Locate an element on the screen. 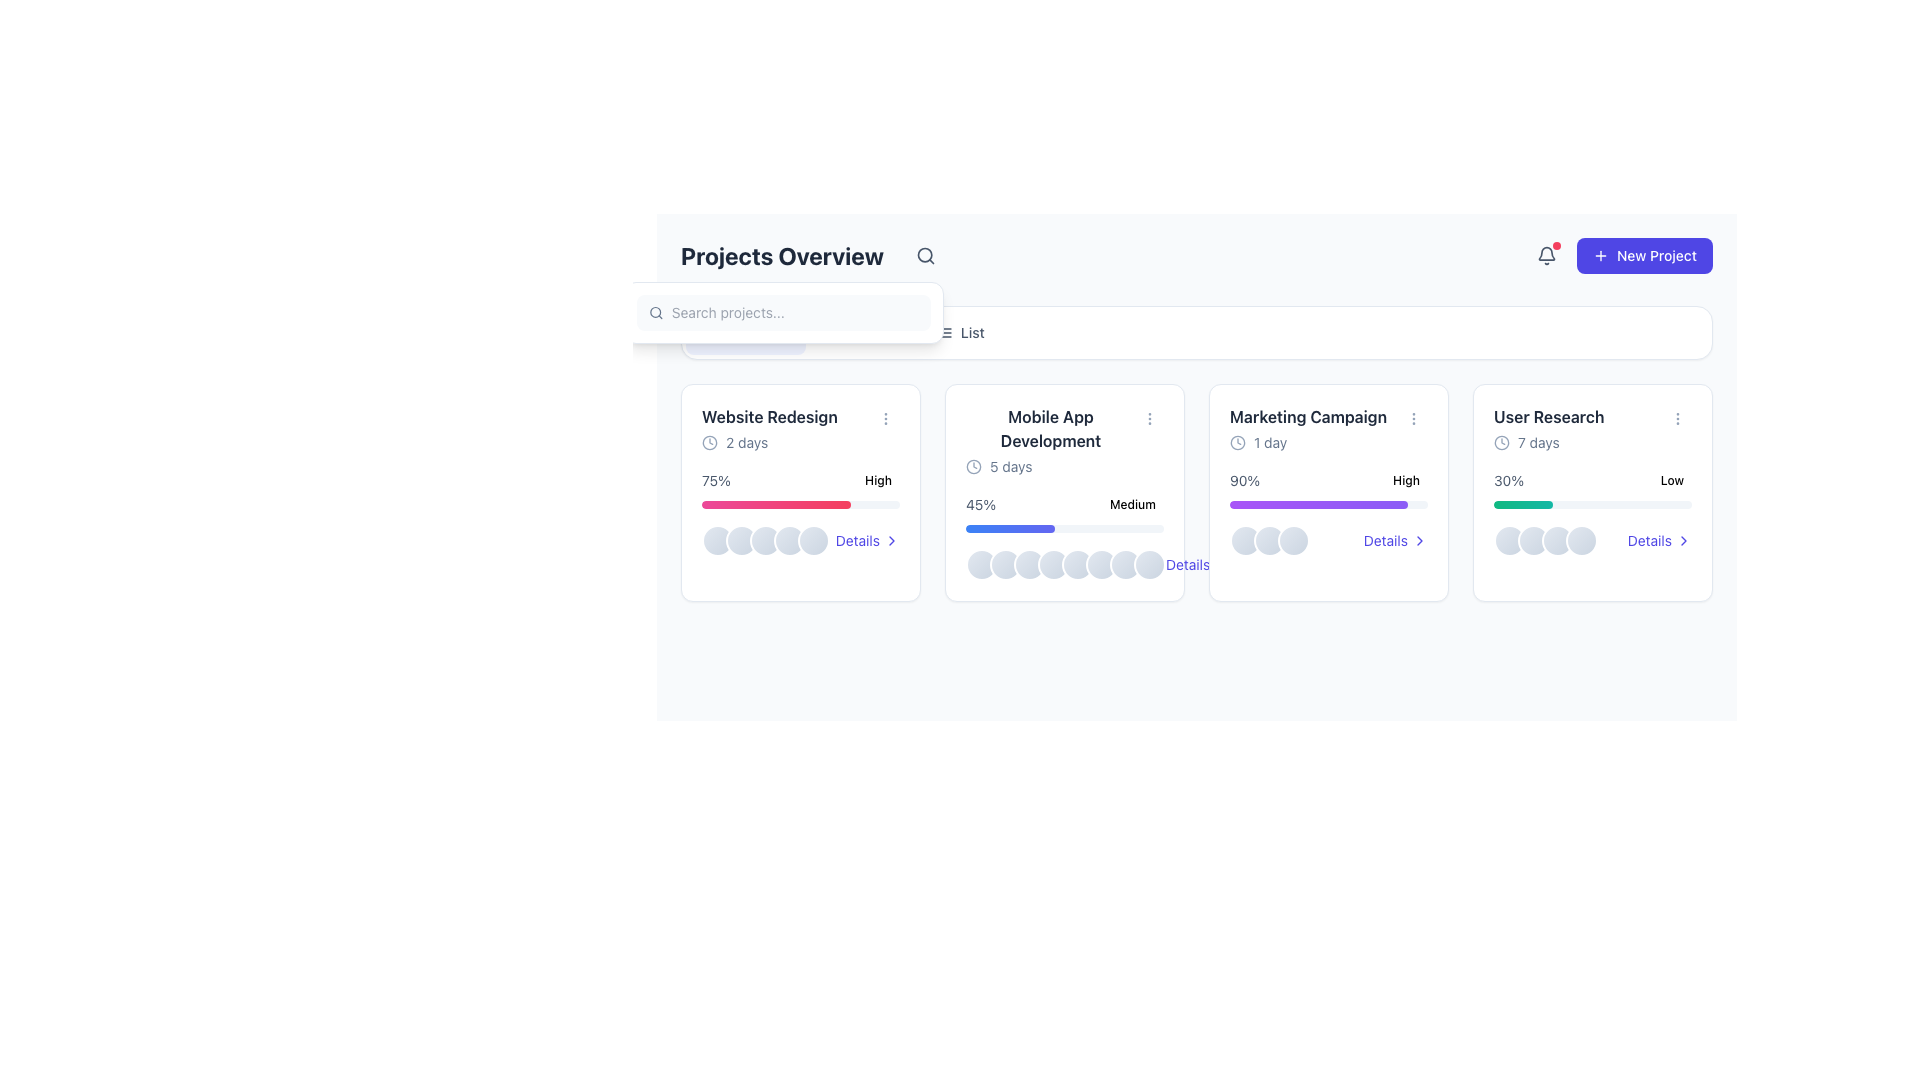 The width and height of the screenshot is (1920, 1080). the progress bar indicating '45%' completion and 'Medium' priority is located at coordinates (1064, 512).